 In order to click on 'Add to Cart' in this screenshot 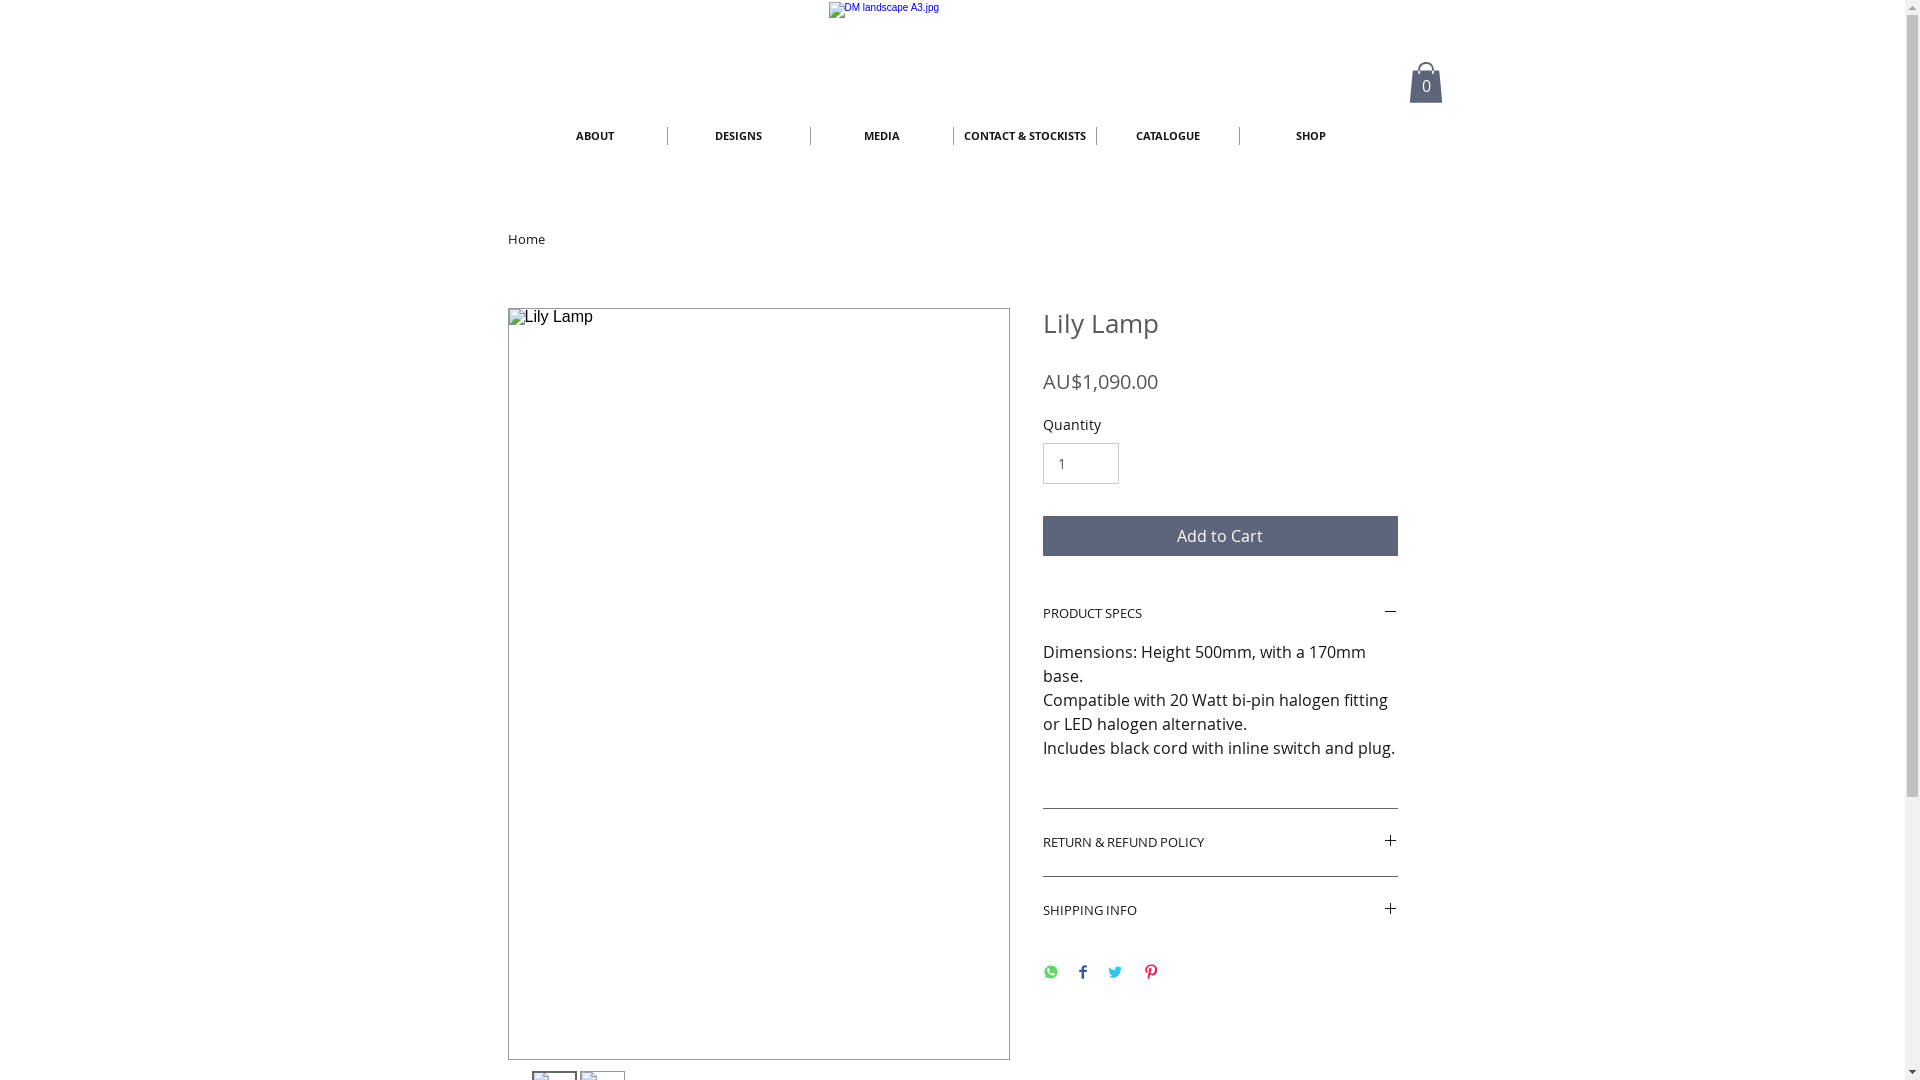, I will do `click(1218, 535)`.